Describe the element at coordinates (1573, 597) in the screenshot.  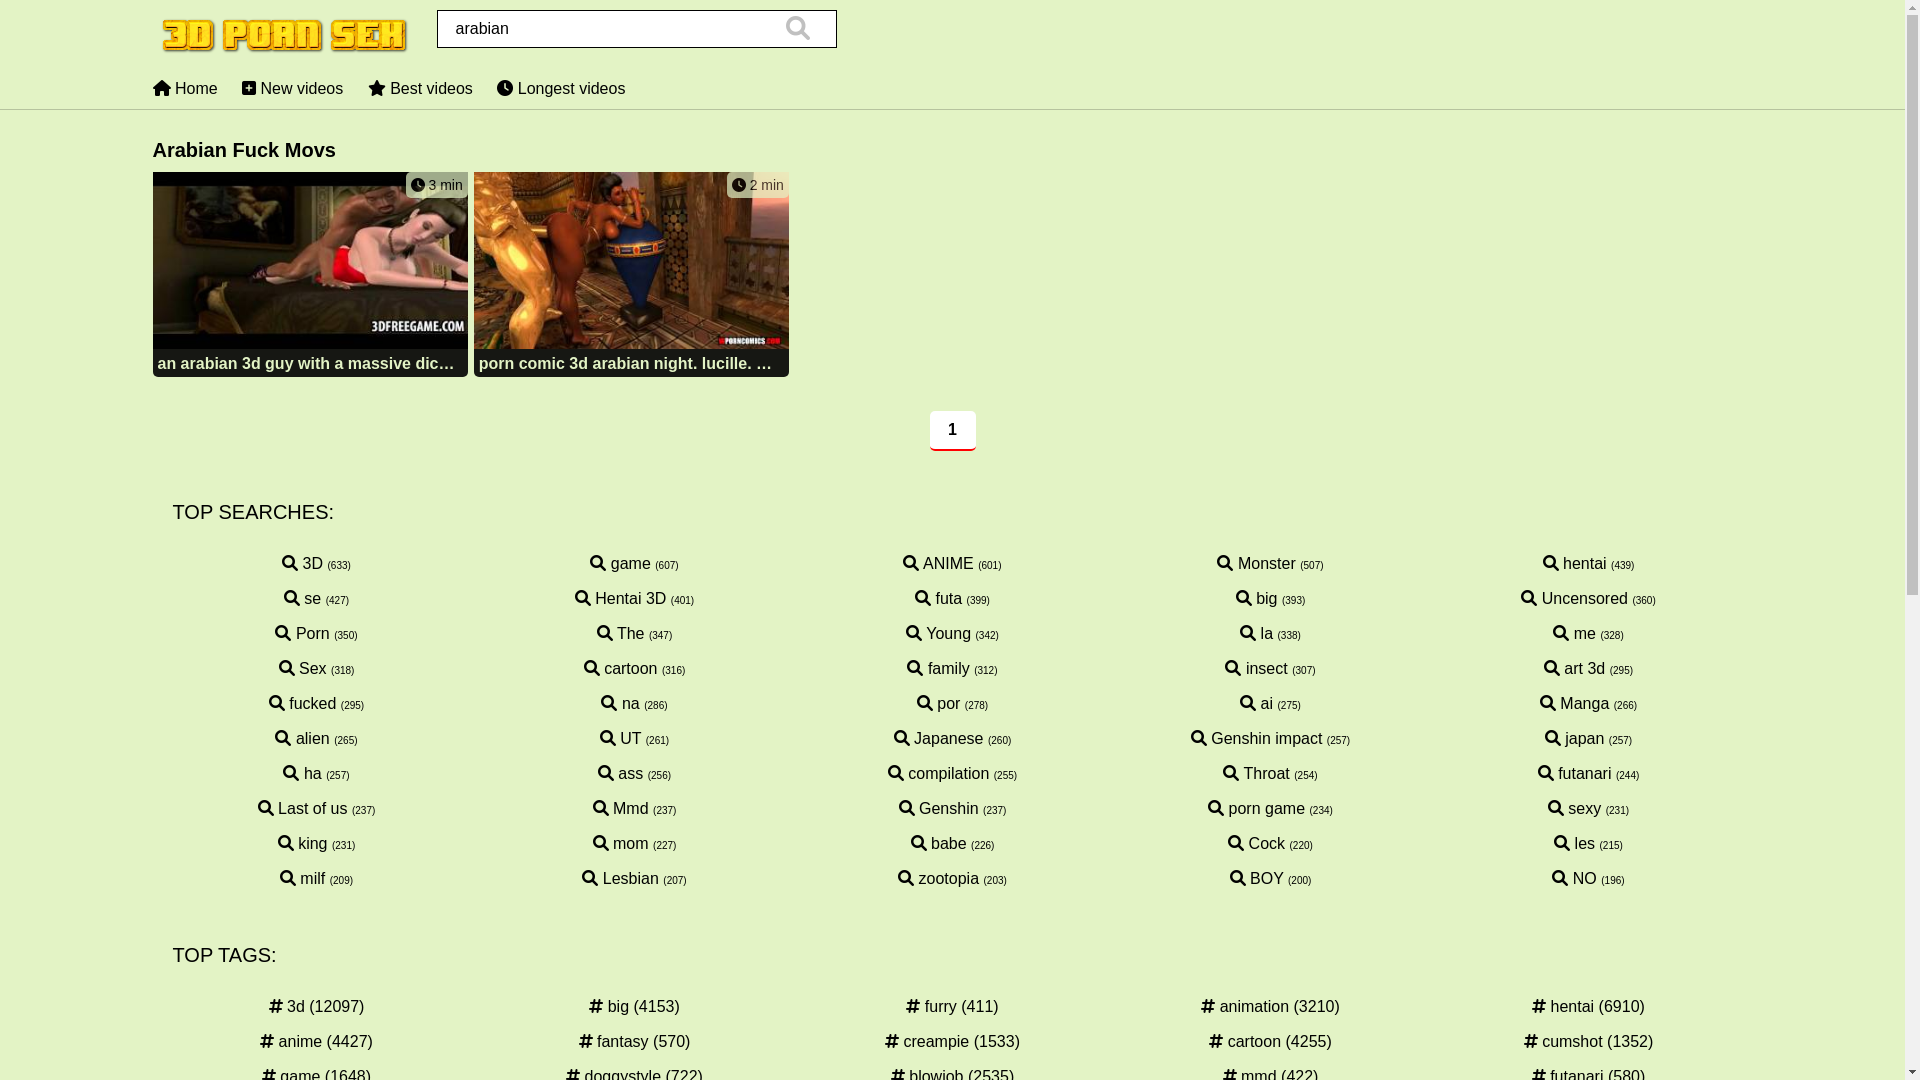
I see `'Uncensored'` at that location.